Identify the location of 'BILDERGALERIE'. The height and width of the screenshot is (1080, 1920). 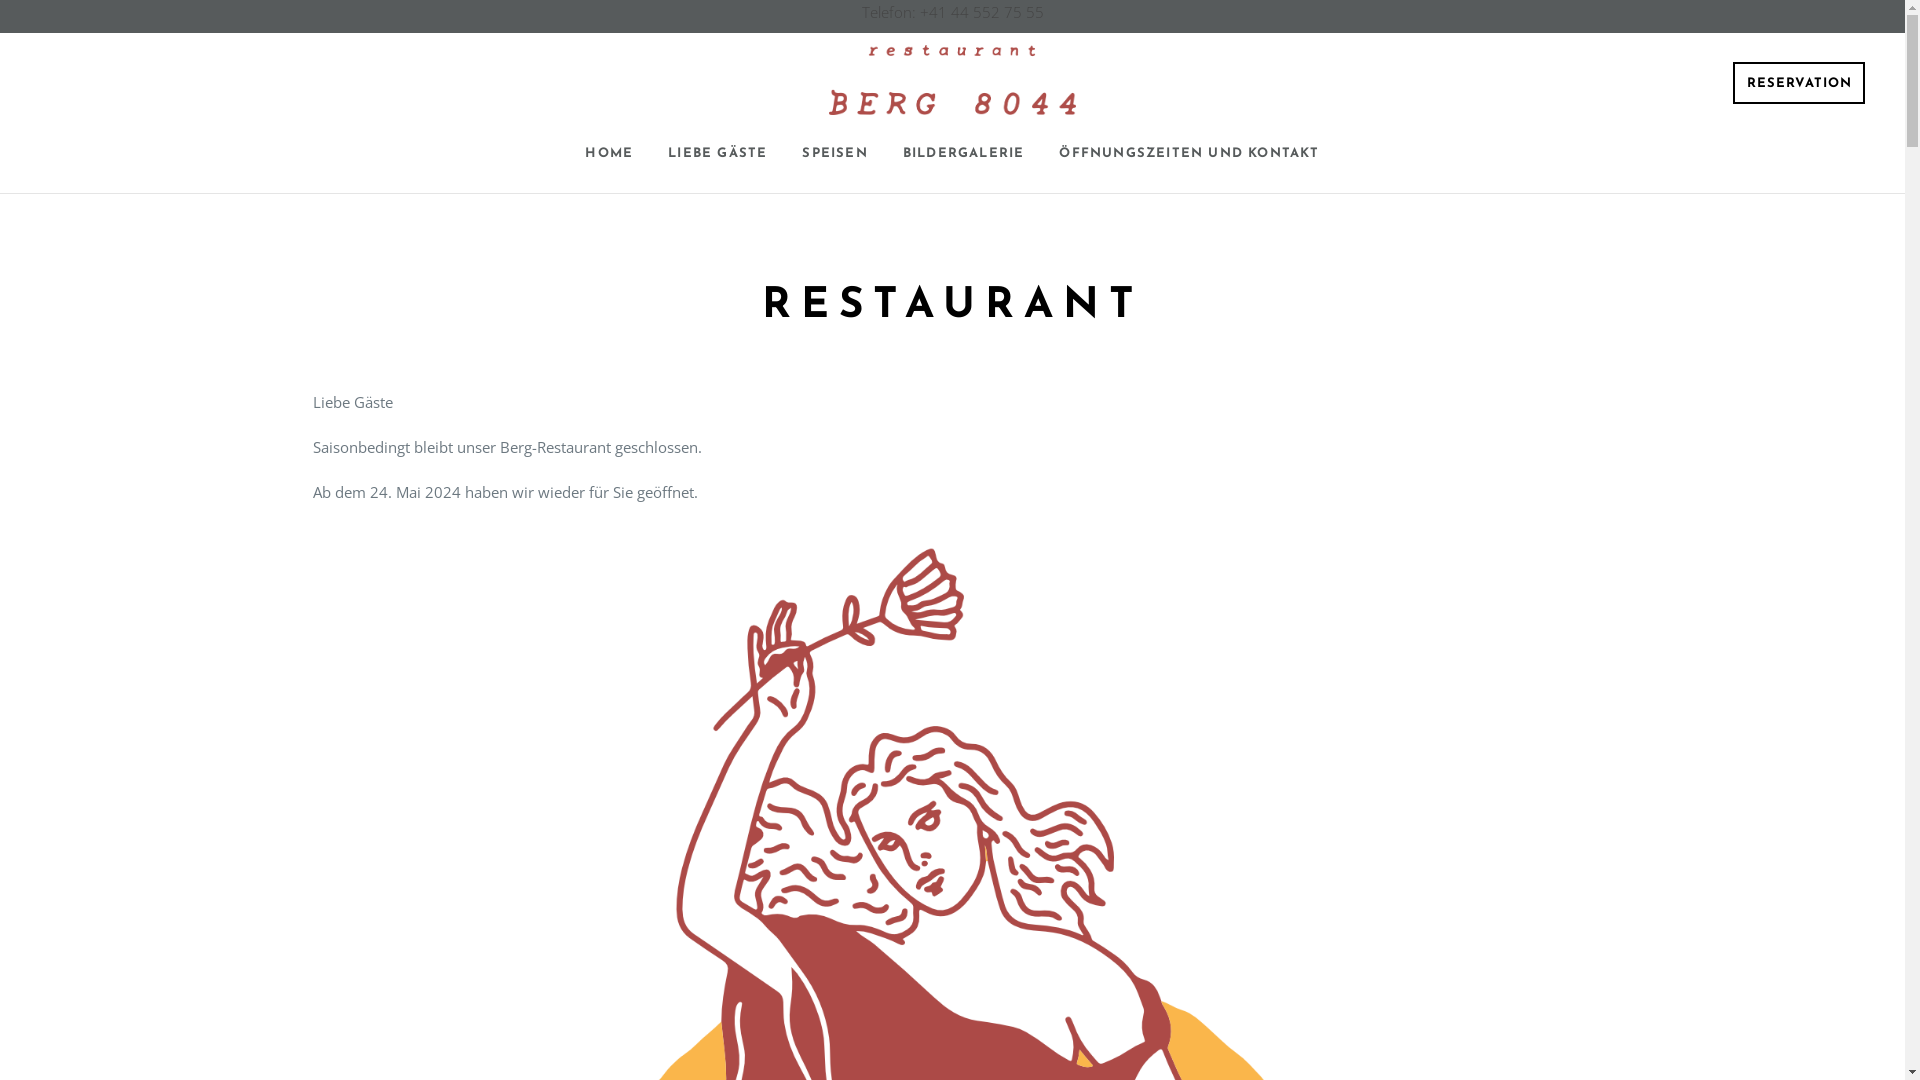
(964, 153).